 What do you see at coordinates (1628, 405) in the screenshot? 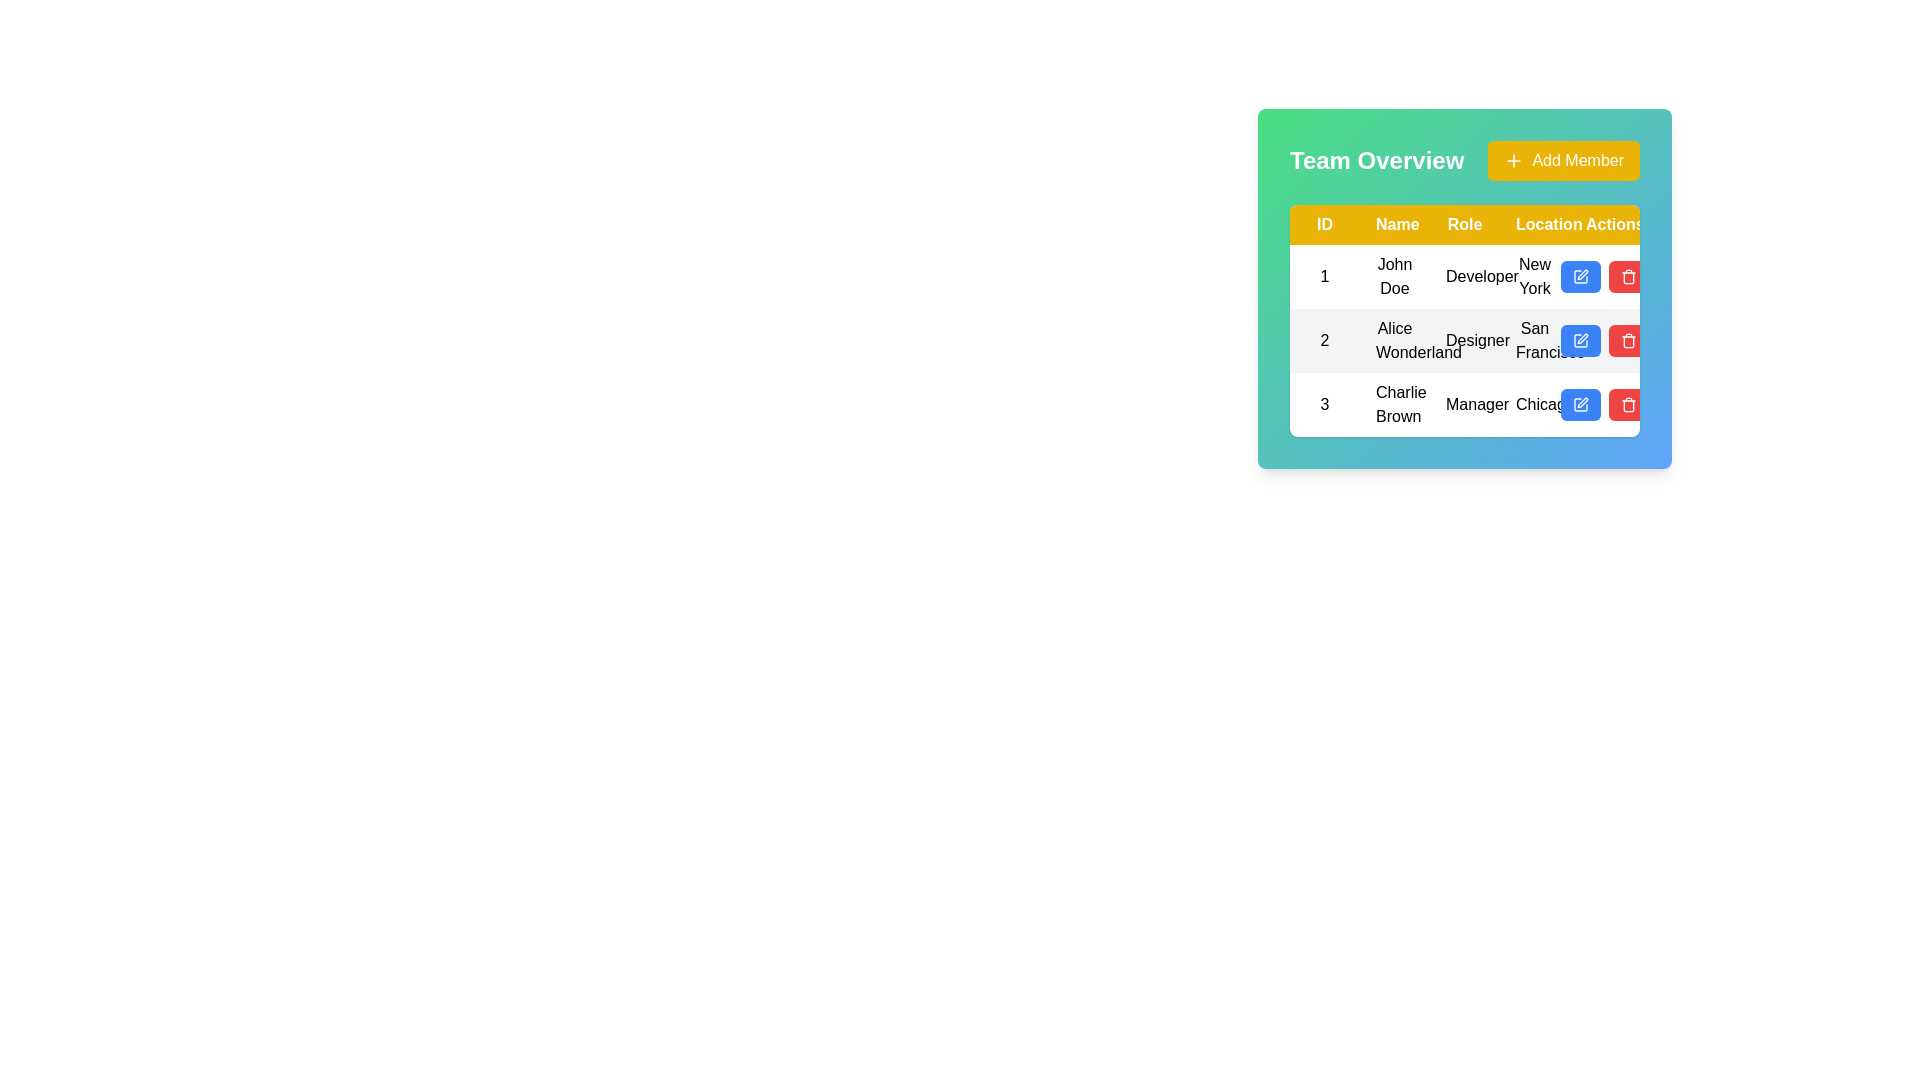
I see `the delete button located` at bounding box center [1628, 405].